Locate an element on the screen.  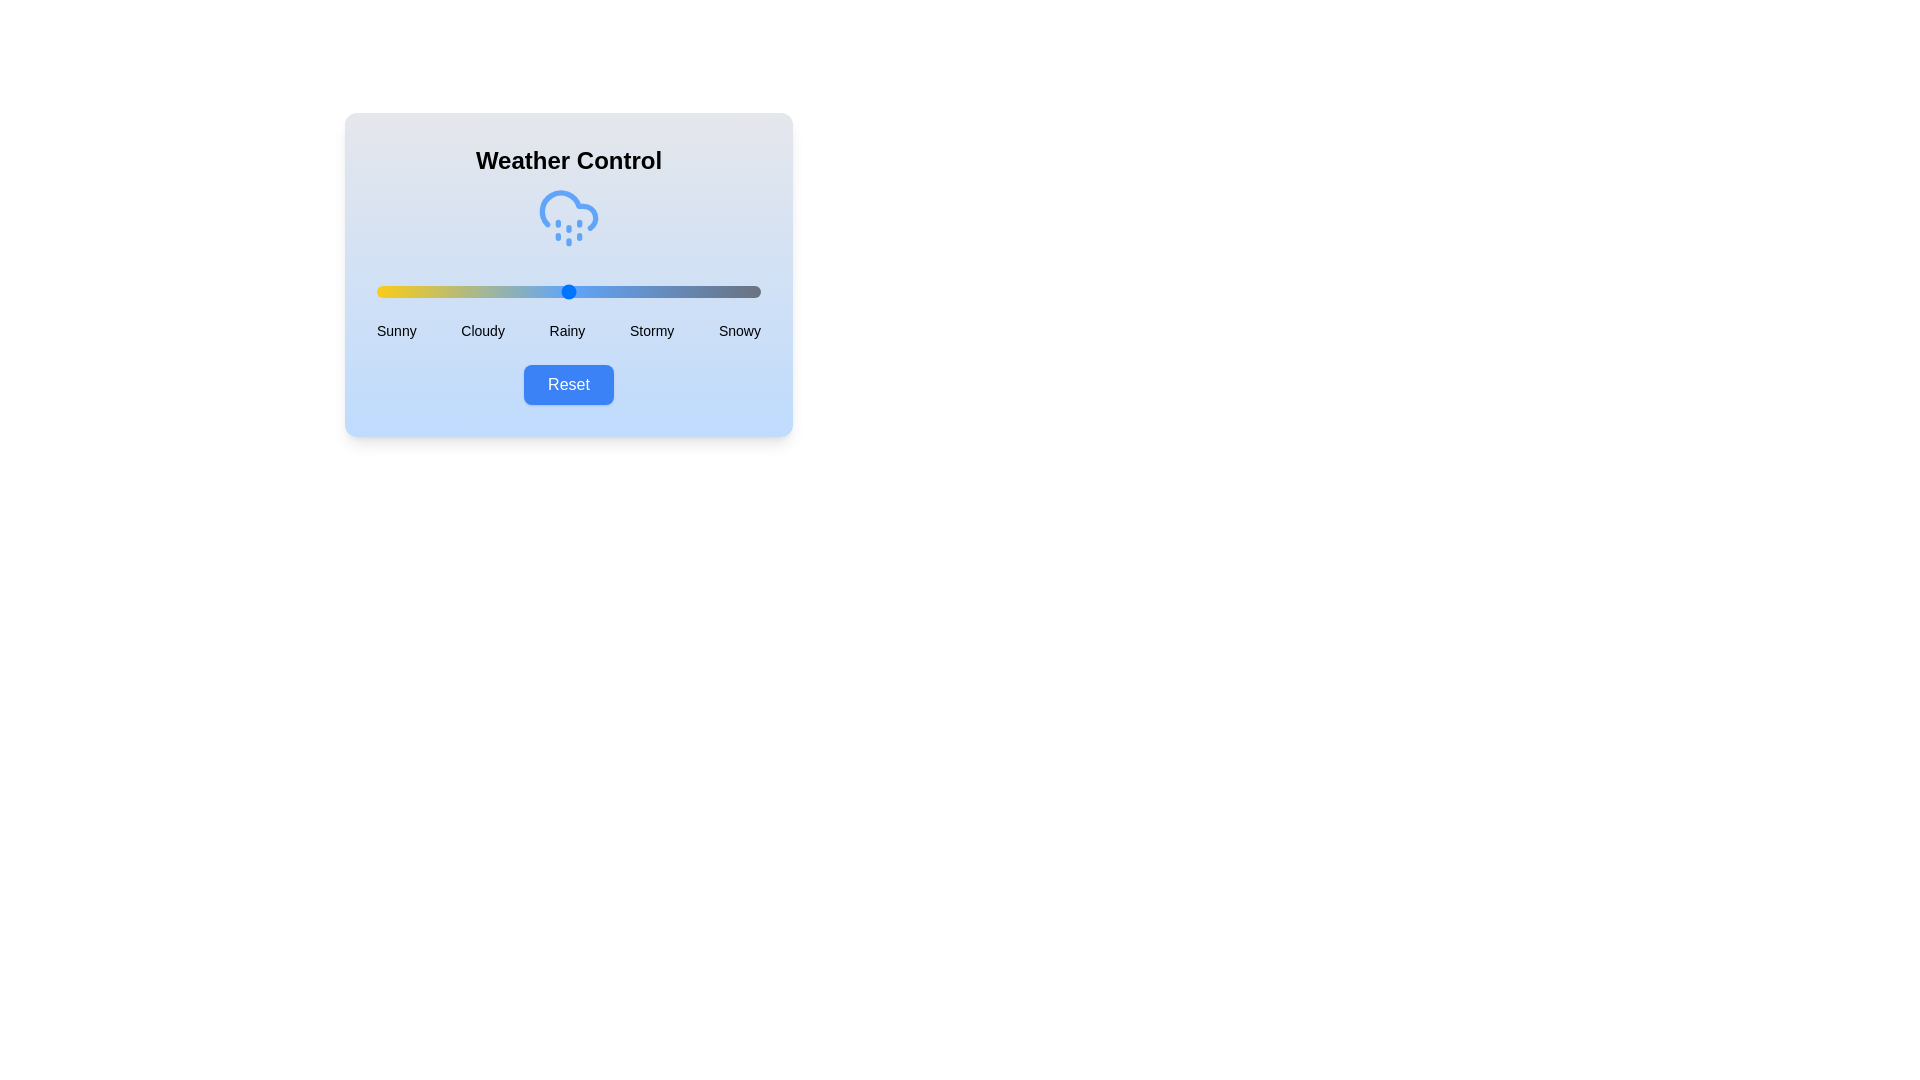
Reset button to reset the weather condition is located at coordinates (567, 385).